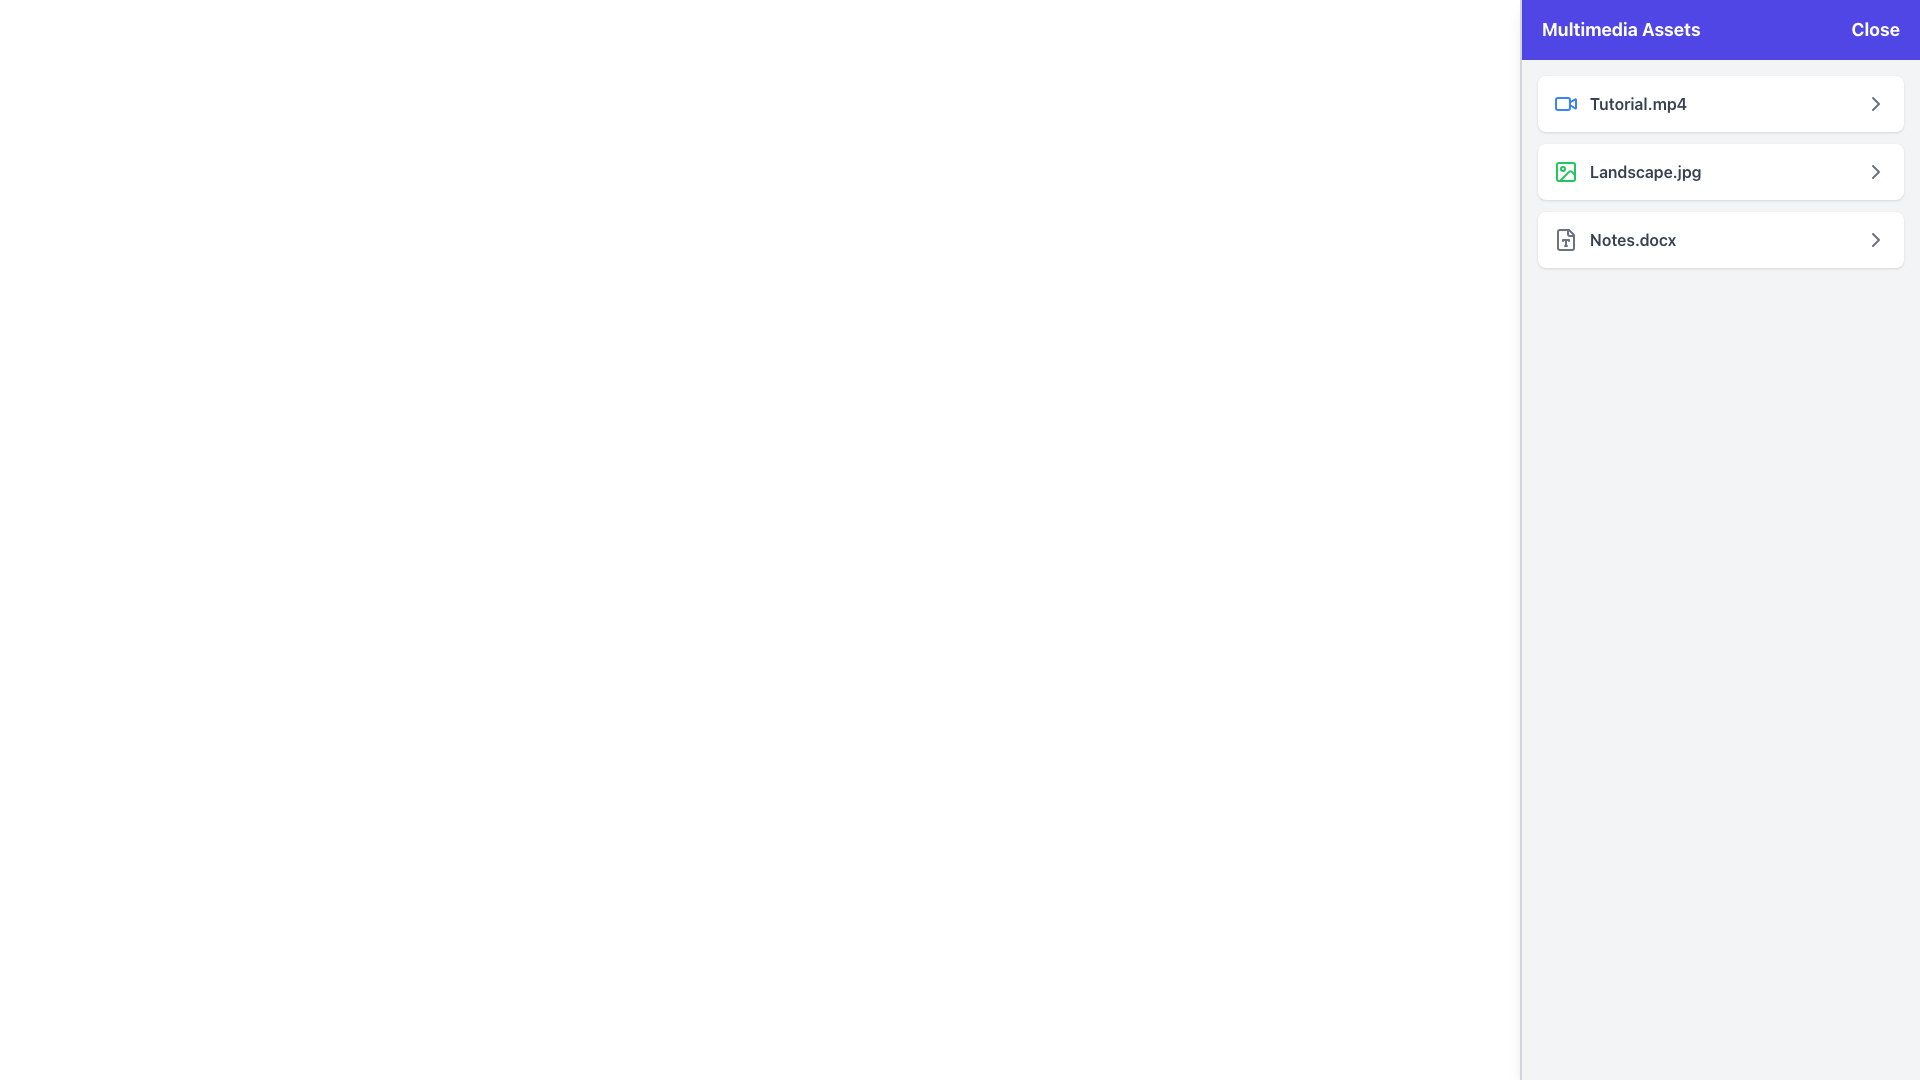 The image size is (1920, 1080). What do you see at coordinates (1720, 104) in the screenshot?
I see `the first multimedia file item in the sidebar list` at bounding box center [1720, 104].